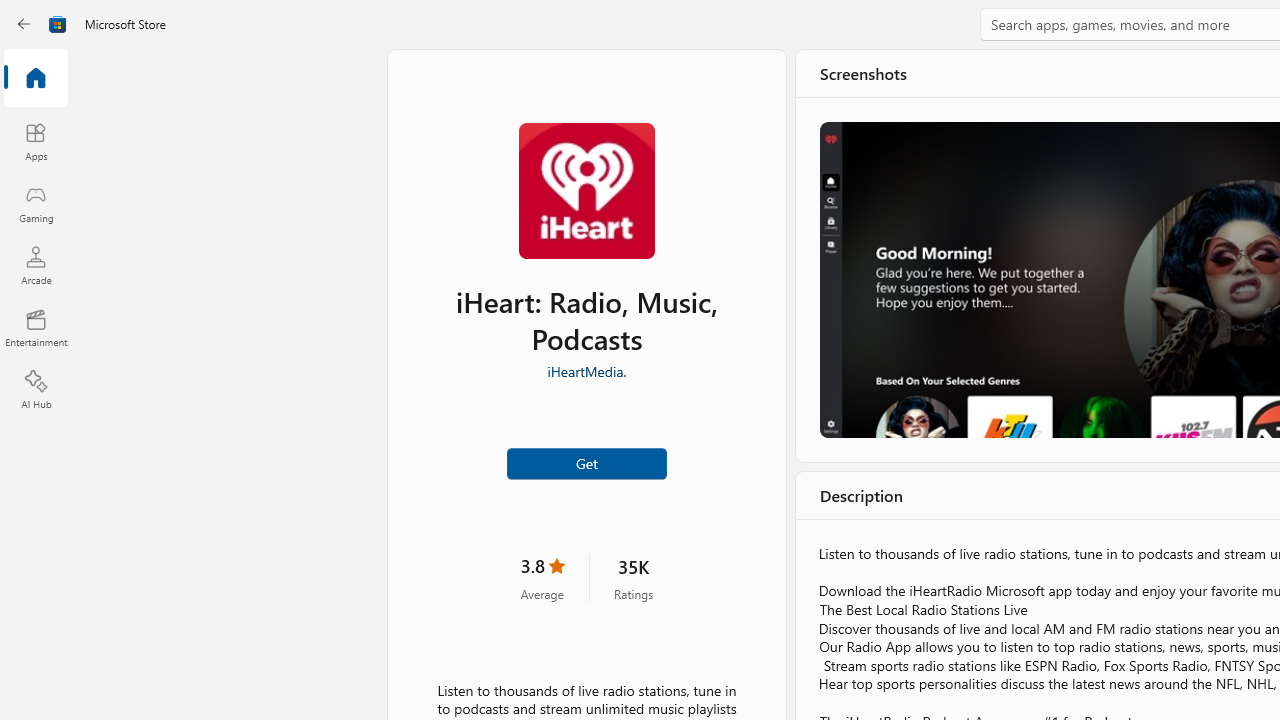 This screenshot has width=1280, height=720. Describe the element at coordinates (58, 24) in the screenshot. I see `'Class: Image'` at that location.